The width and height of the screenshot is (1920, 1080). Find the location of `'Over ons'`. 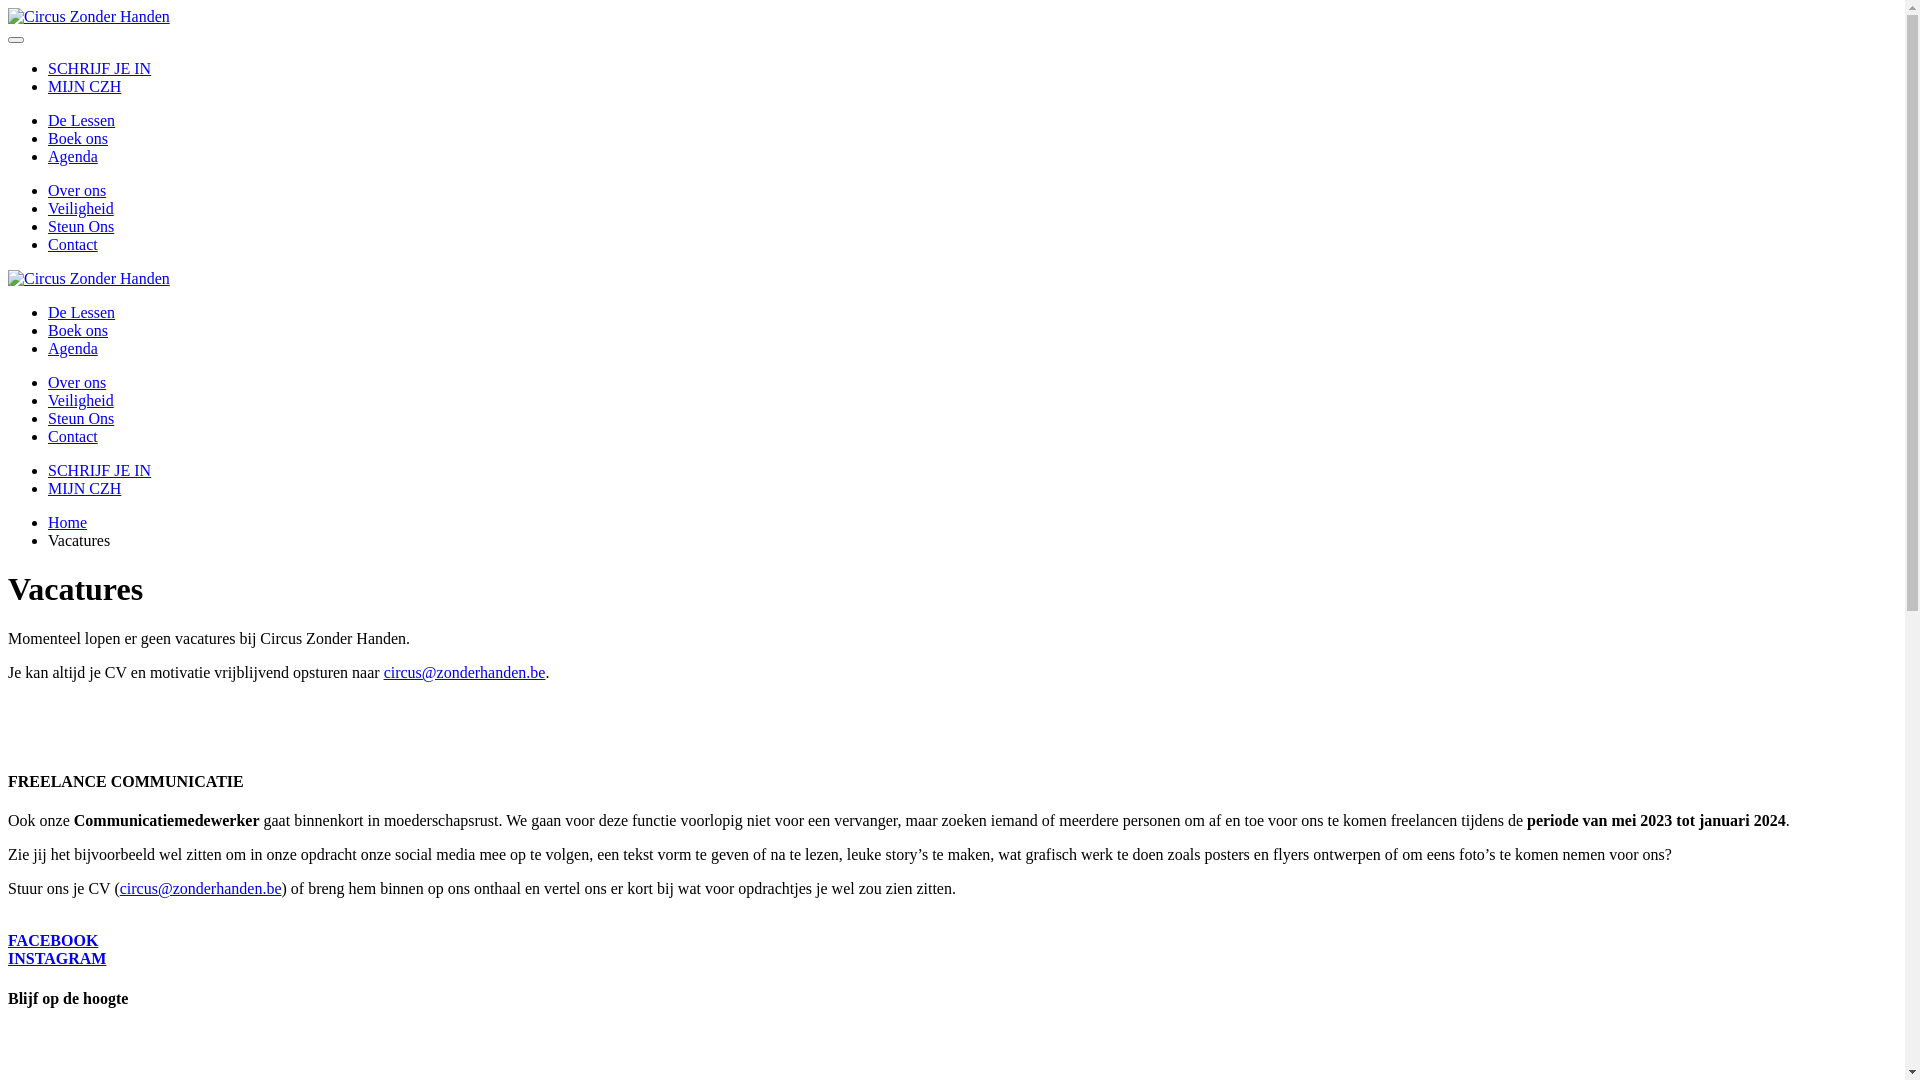

'Over ons' is located at coordinates (76, 190).